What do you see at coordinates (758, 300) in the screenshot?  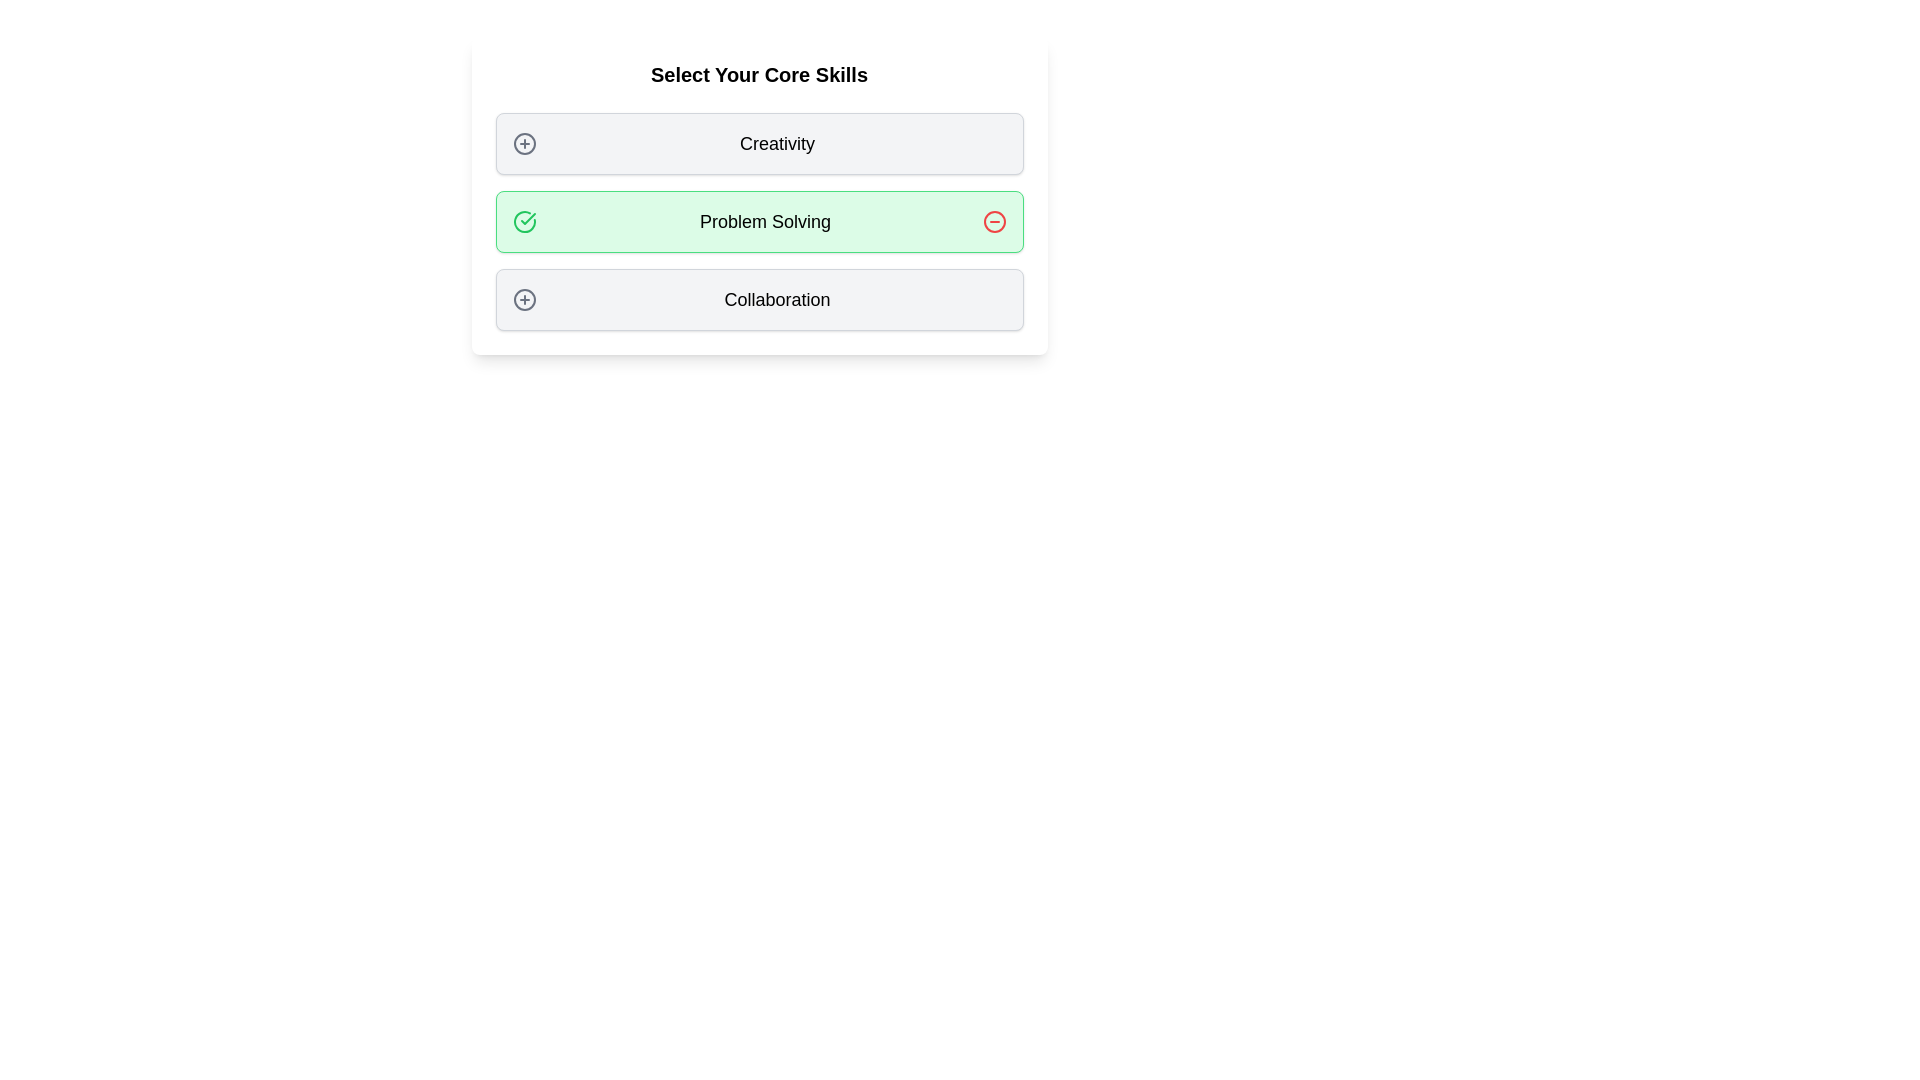 I see `the tag Collaboration to toggle its selection state` at bounding box center [758, 300].